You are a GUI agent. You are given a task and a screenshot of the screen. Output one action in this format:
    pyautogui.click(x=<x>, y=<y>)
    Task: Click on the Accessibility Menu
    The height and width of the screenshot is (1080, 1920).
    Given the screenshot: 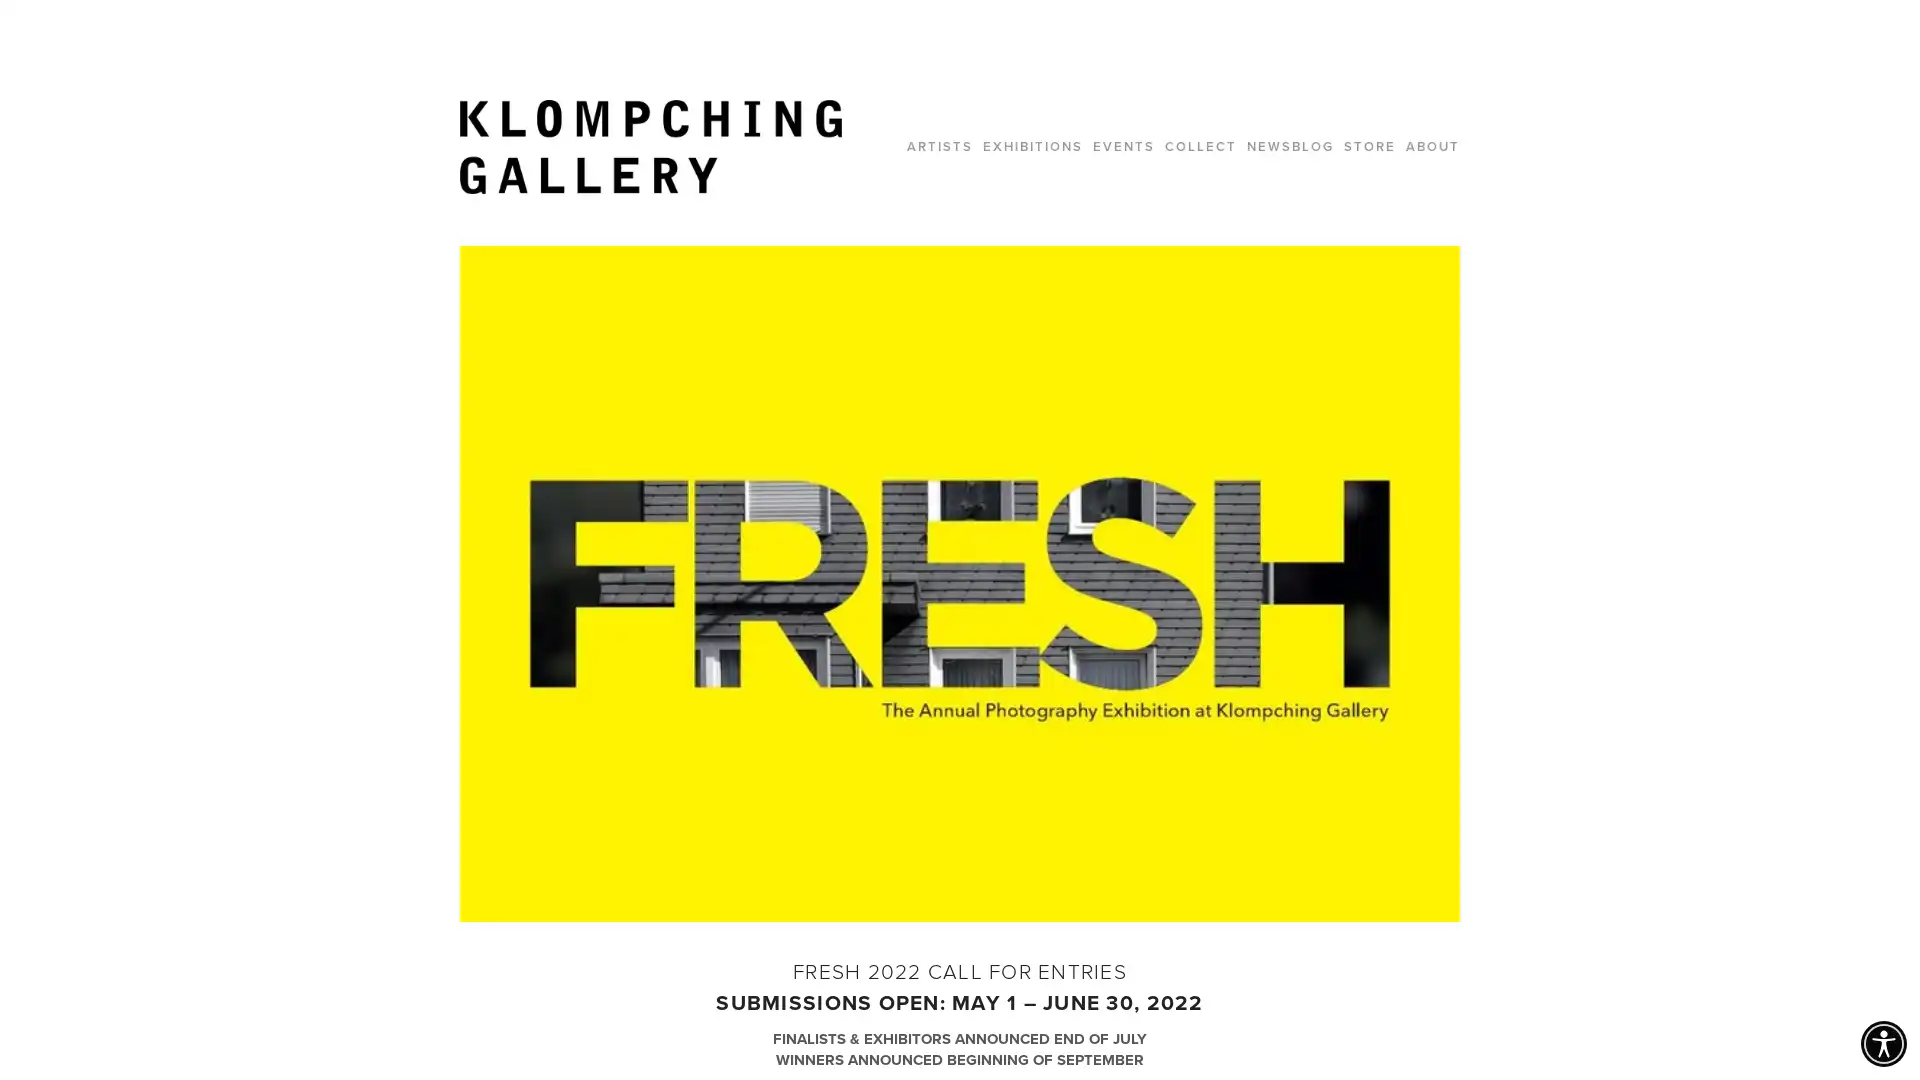 What is the action you would take?
    pyautogui.click(x=1882, y=1043)
    